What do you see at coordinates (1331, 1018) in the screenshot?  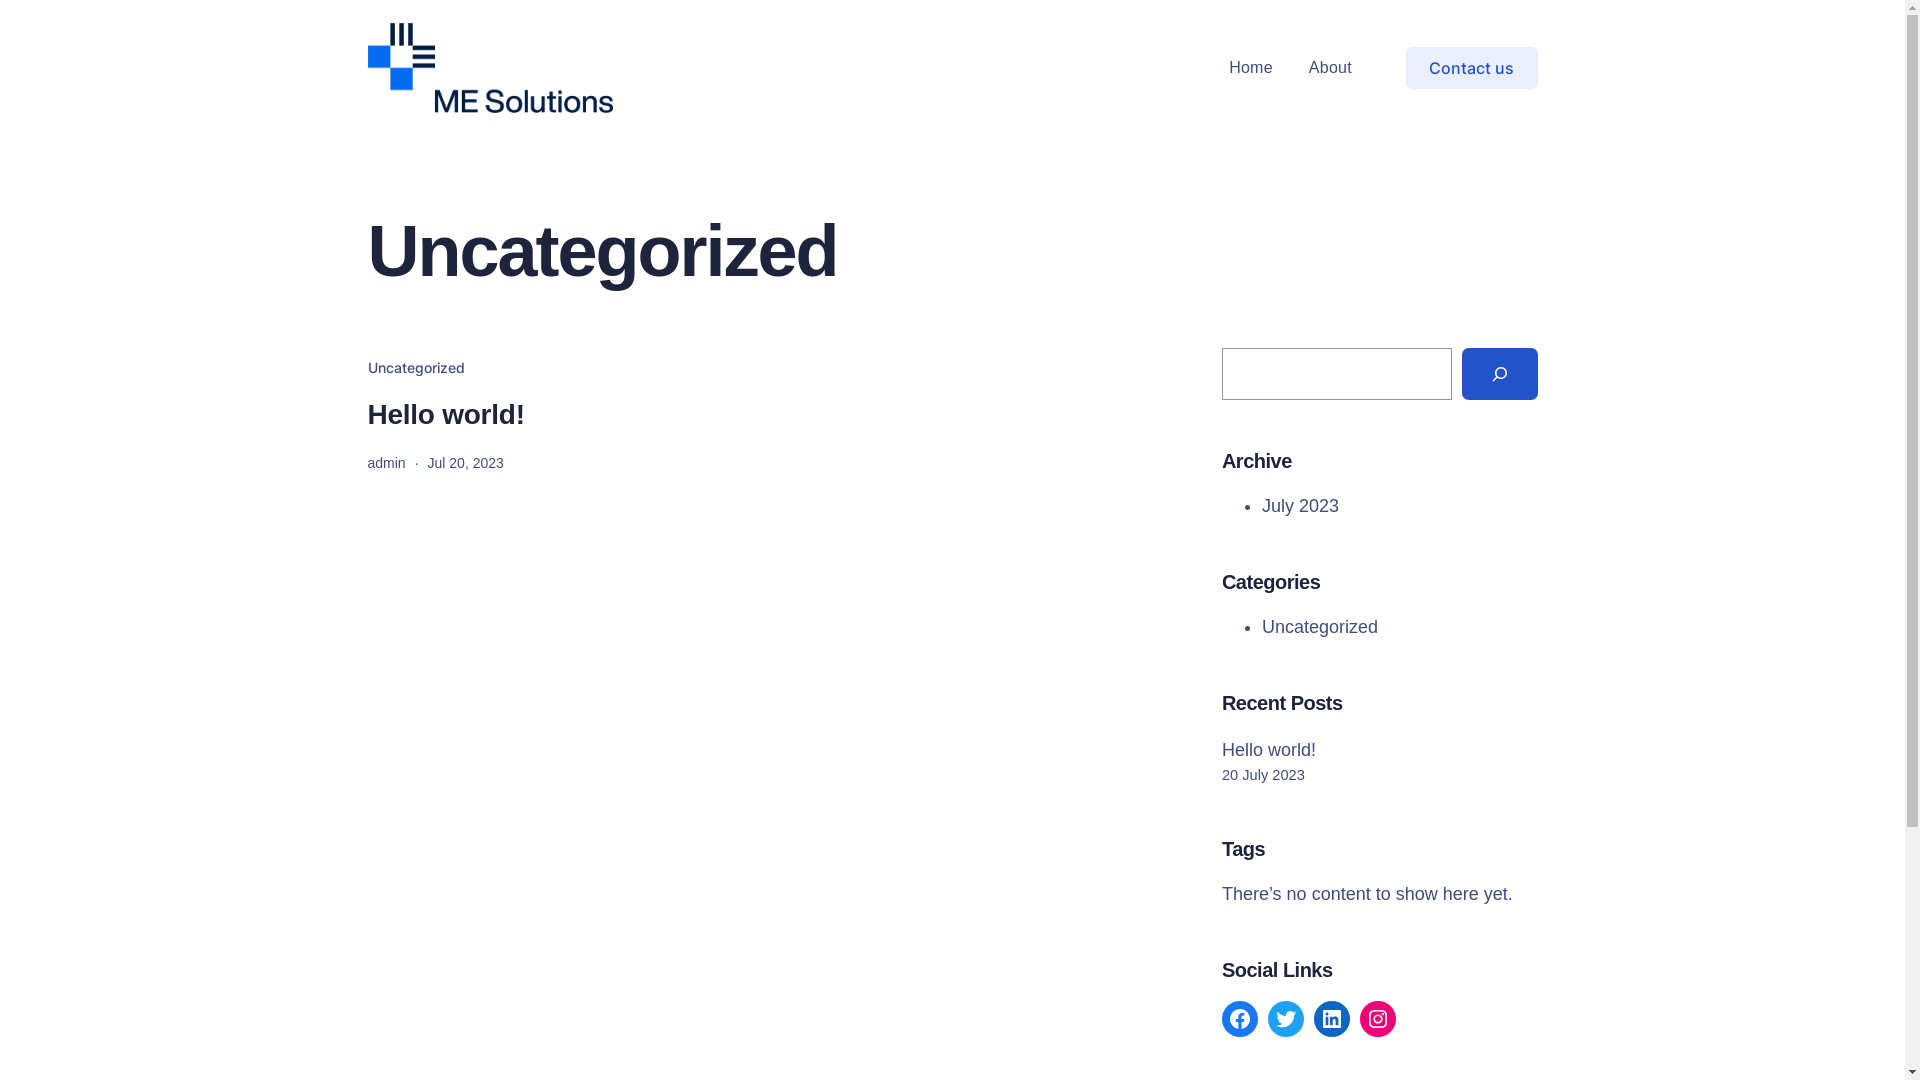 I see `'LinkedIn'` at bounding box center [1331, 1018].